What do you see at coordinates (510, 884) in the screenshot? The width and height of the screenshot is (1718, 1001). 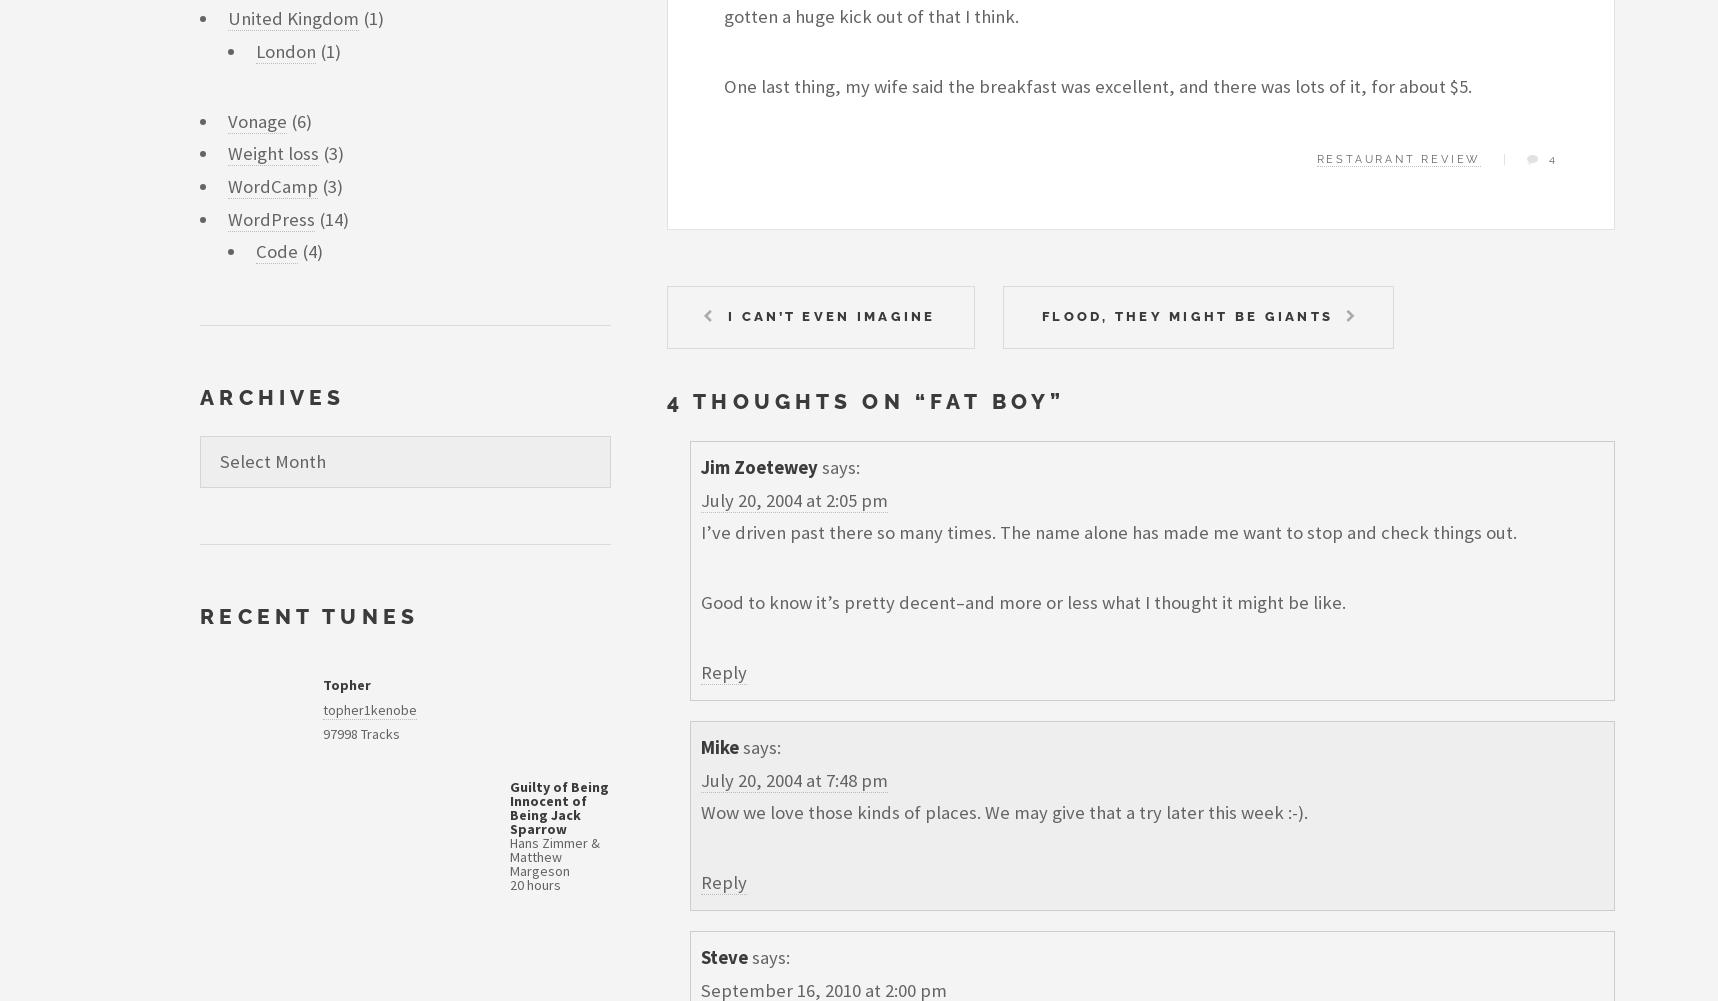 I see `'20 hours'` at bounding box center [510, 884].